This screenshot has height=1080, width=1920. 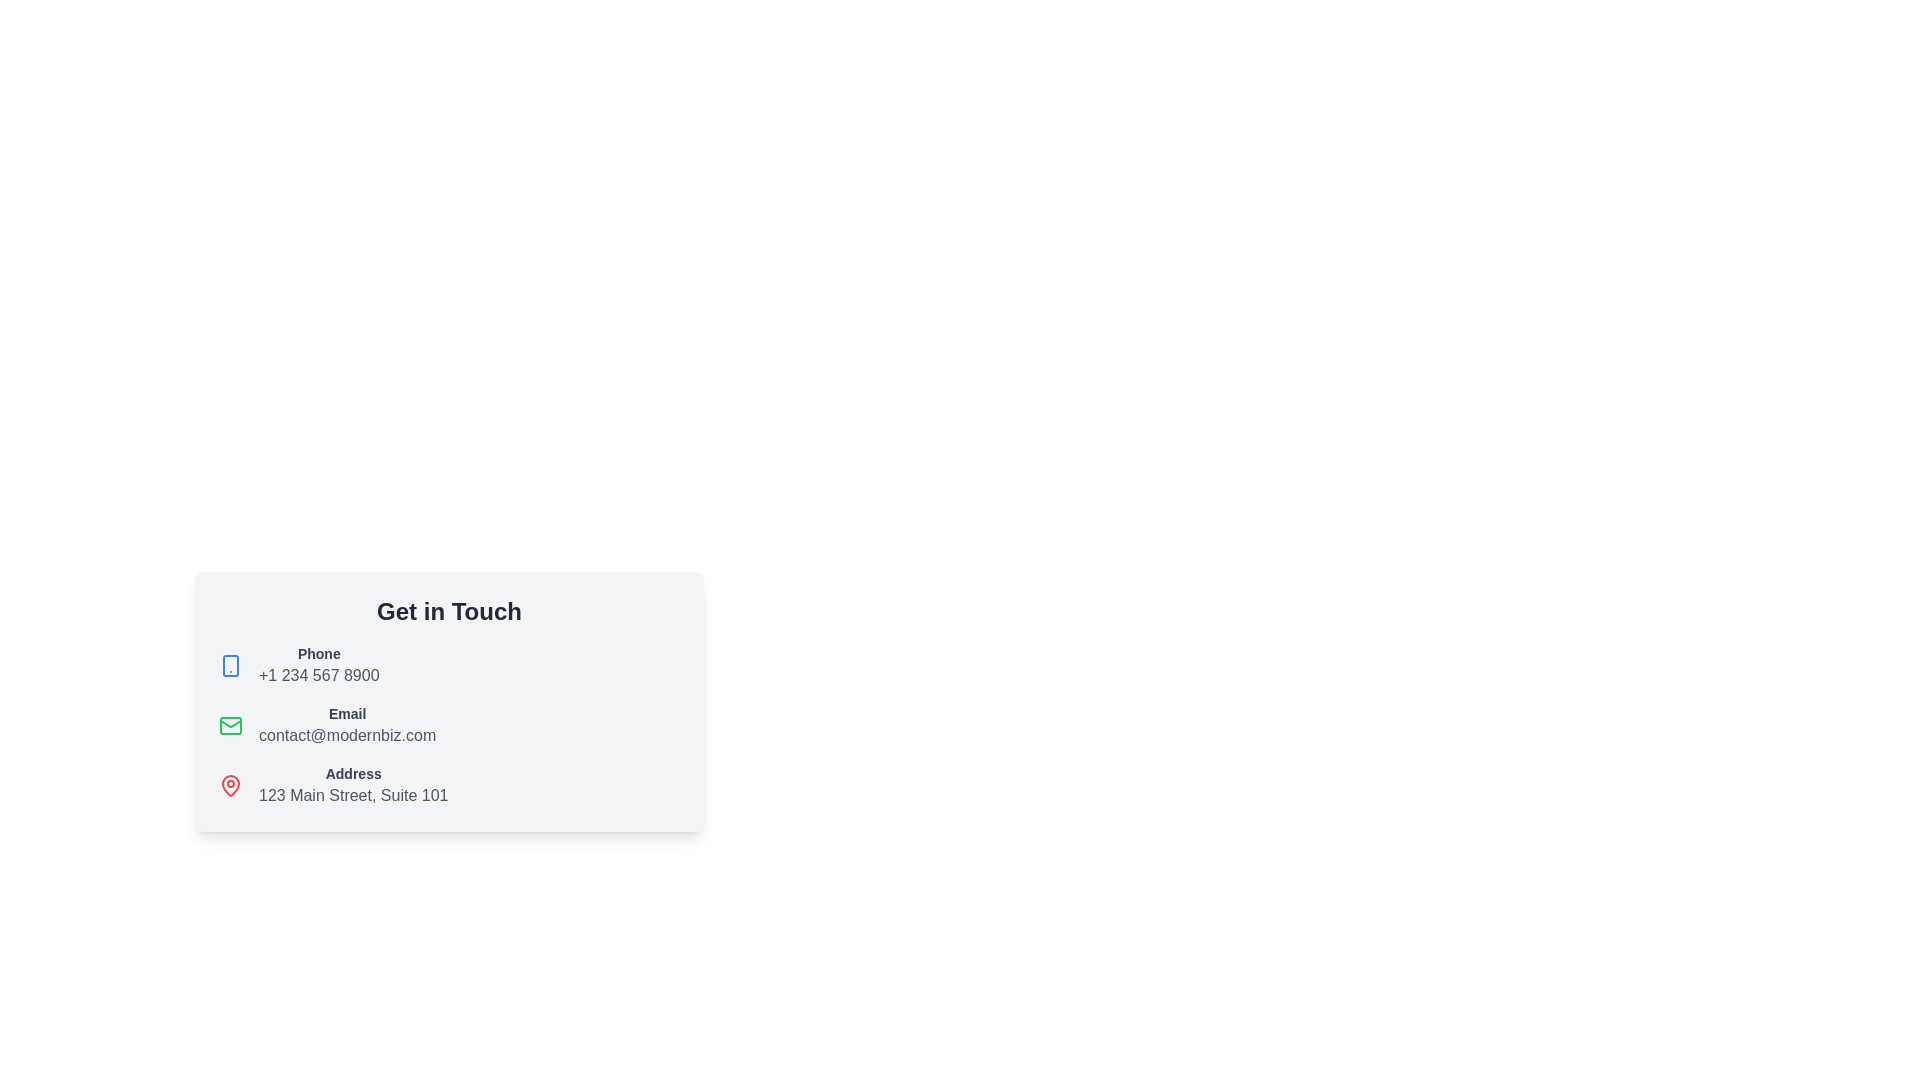 What do you see at coordinates (448, 785) in the screenshot?
I see `the address section of the contact information, which includes a red map pin icon and the text 'Address' and '123 Main Street, Suite 101'` at bounding box center [448, 785].